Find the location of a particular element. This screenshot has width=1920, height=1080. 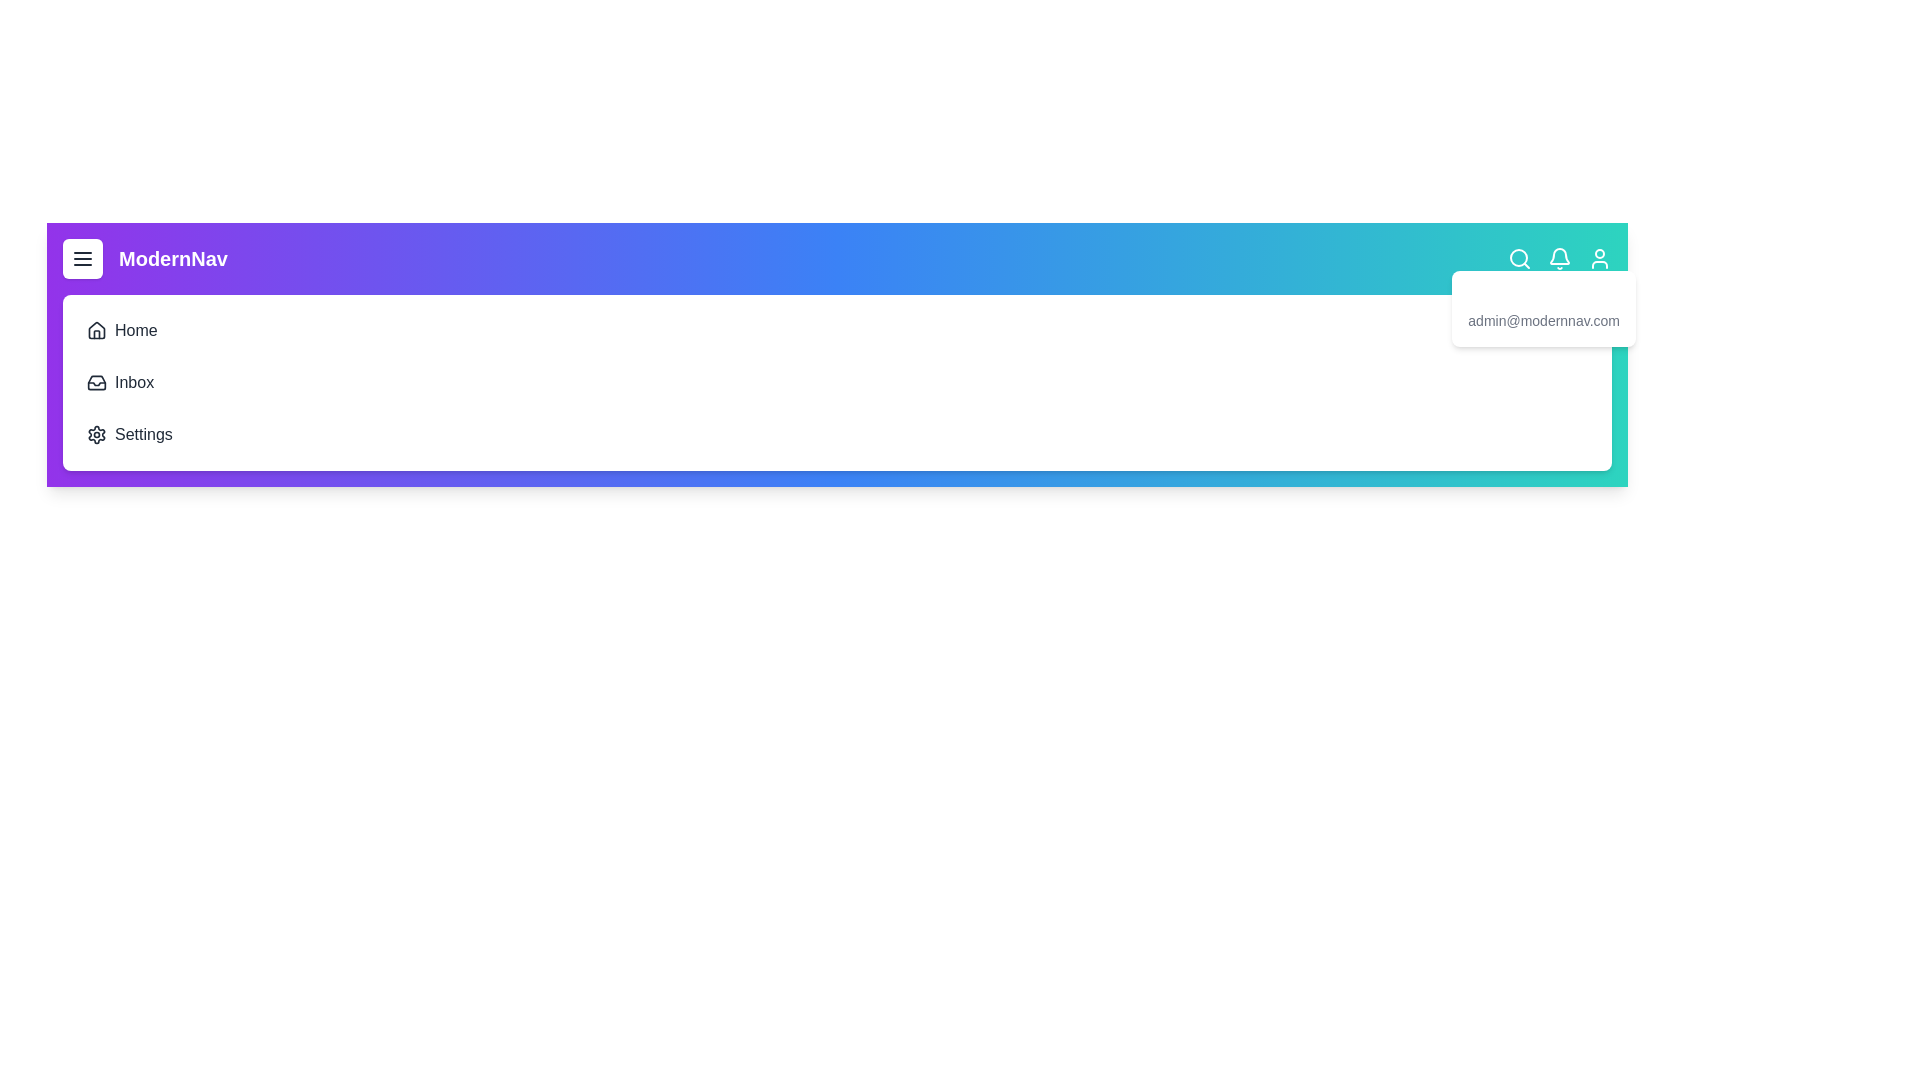

the Inbox navigation item is located at coordinates (99, 370).